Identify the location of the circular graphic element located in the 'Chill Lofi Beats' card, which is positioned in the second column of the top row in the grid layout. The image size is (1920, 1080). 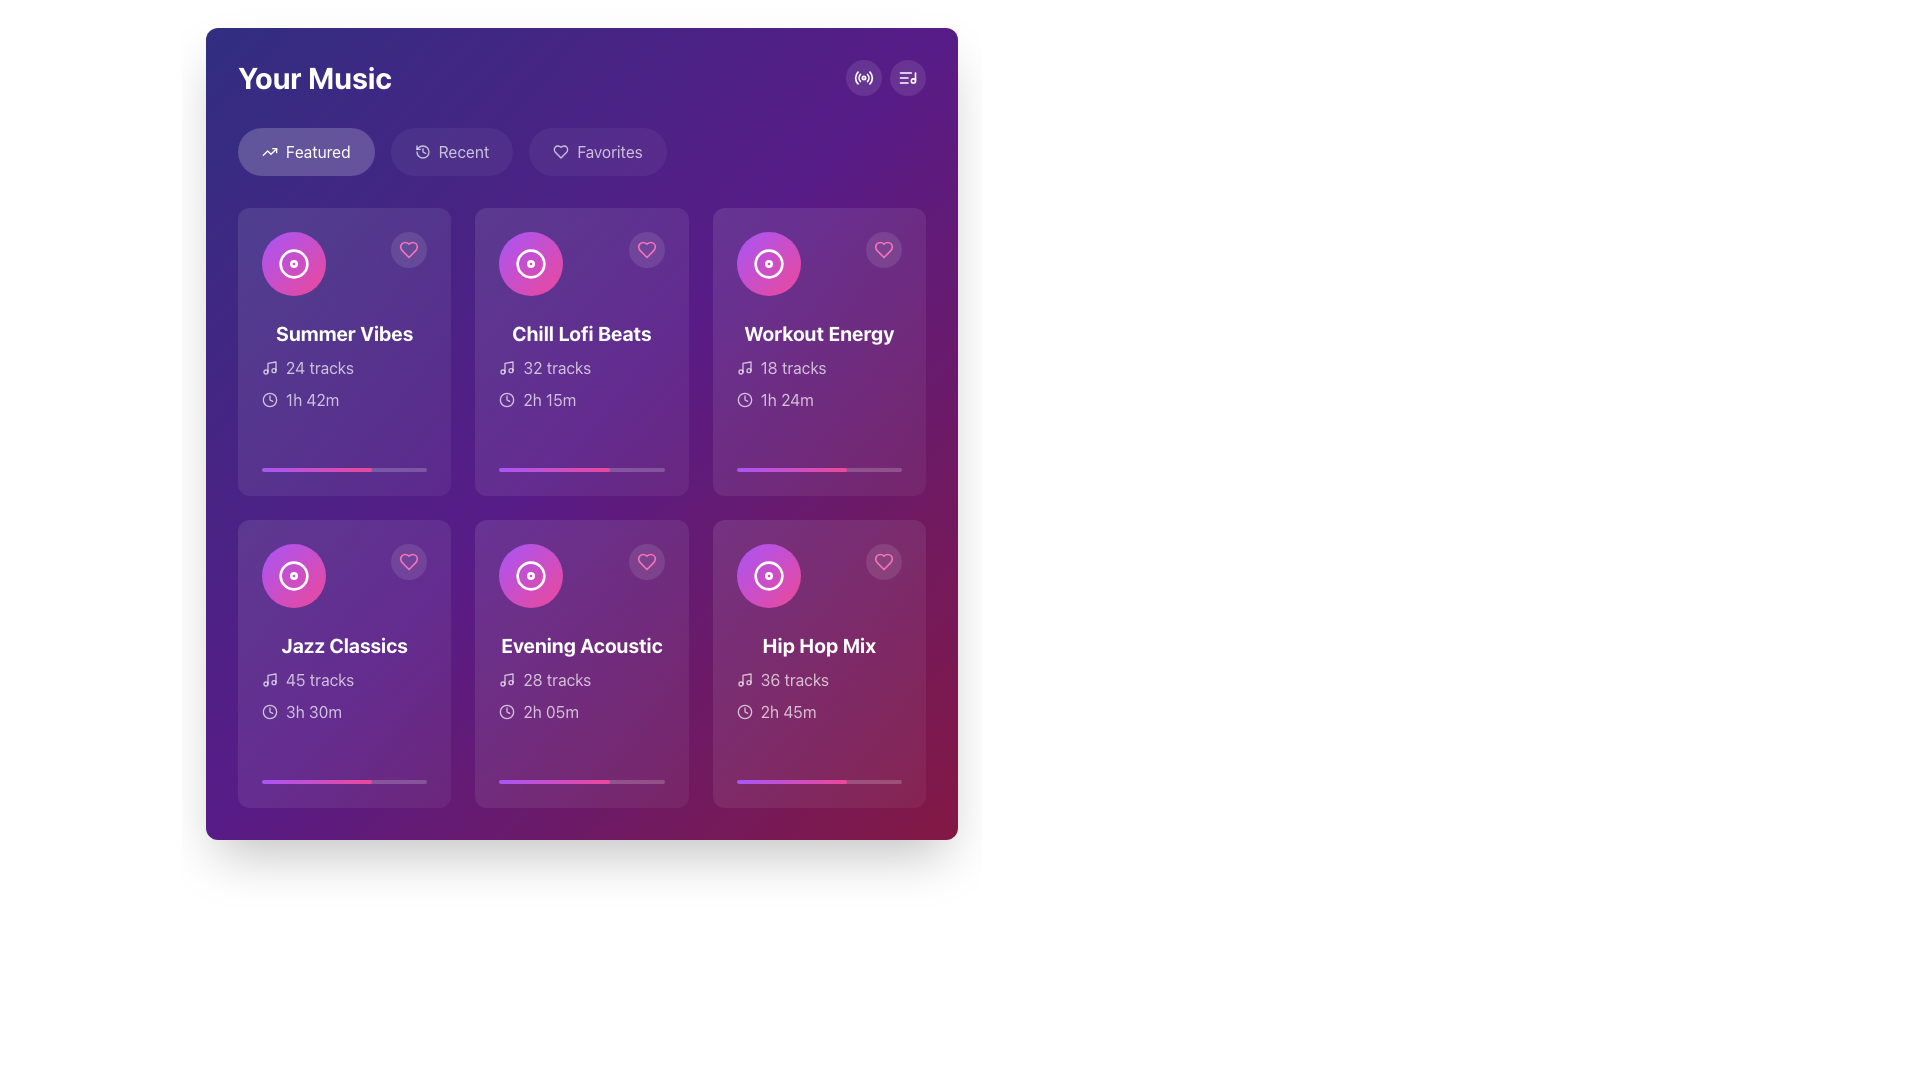
(531, 262).